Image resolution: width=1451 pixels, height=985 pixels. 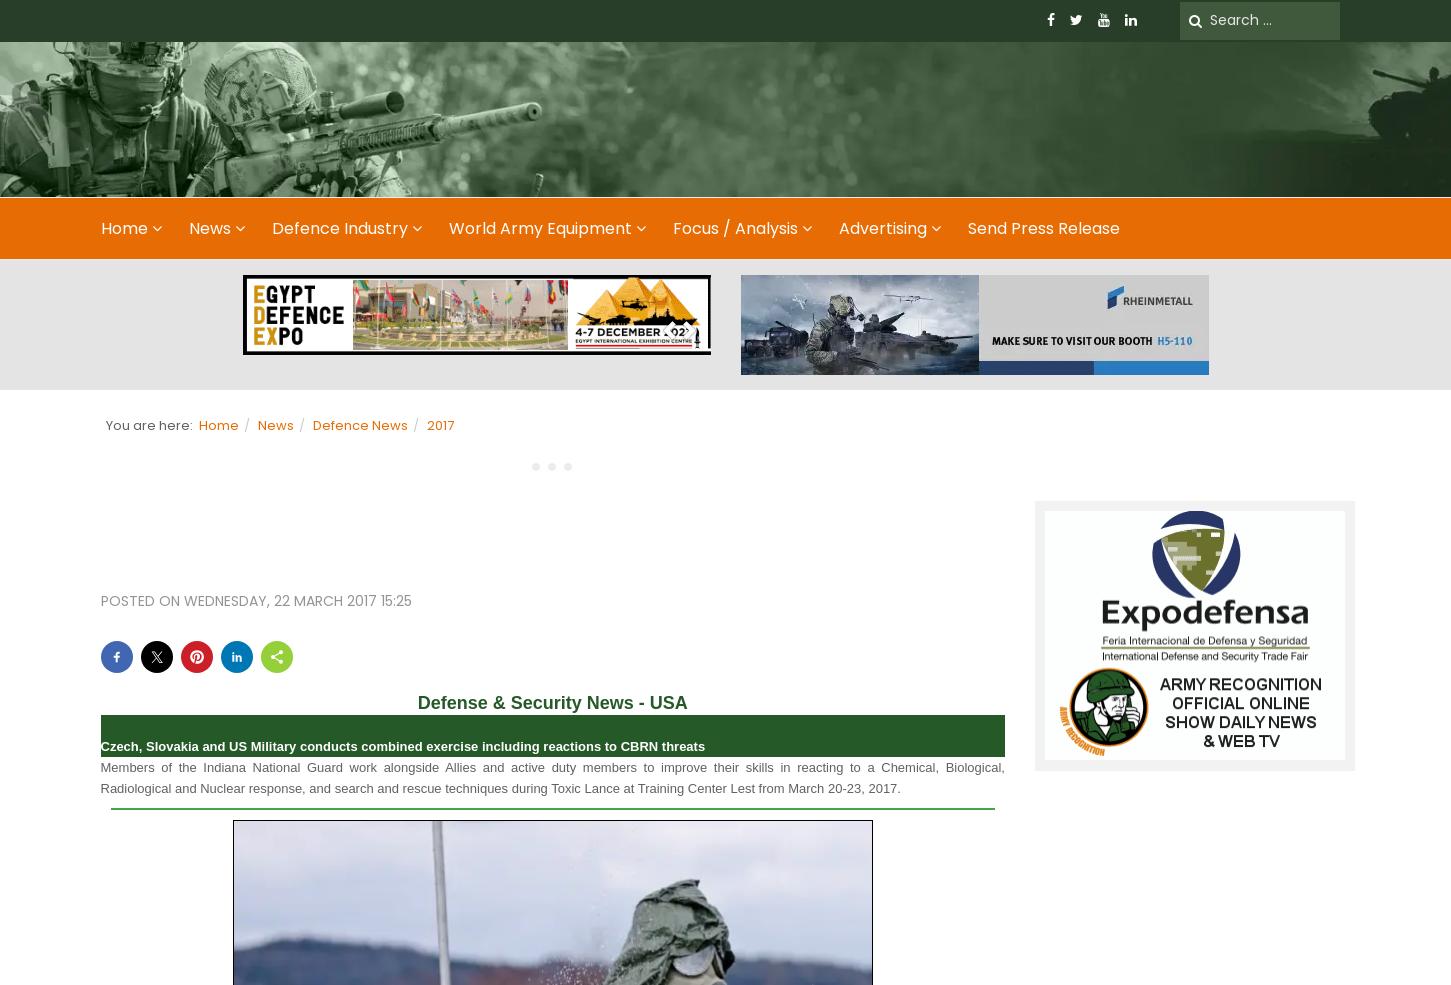 What do you see at coordinates (438, 423) in the screenshot?
I see `'2017'` at bounding box center [438, 423].